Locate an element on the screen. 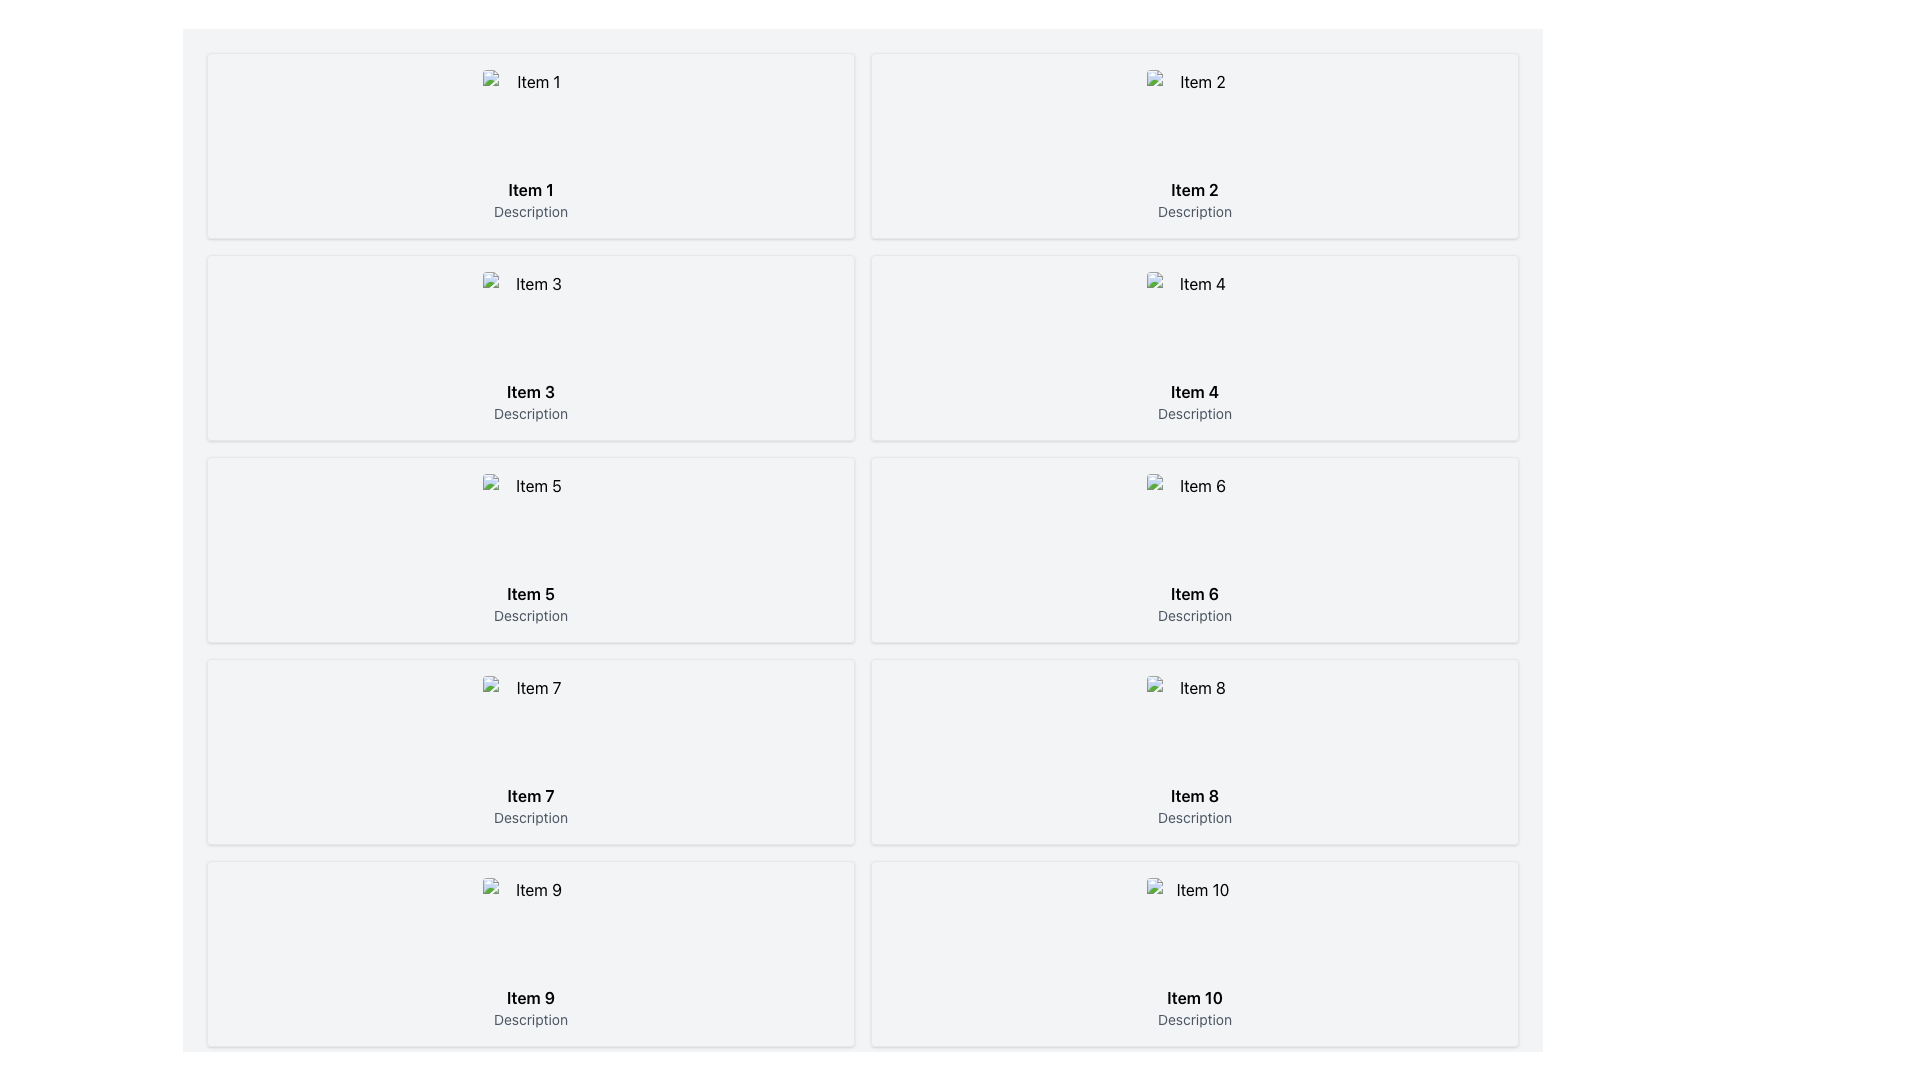 The height and width of the screenshot is (1080, 1920). text content of the Text Label located in the lower section of the sixth card in a grid layout, positioned directly below the item's image and above the 'Description' text is located at coordinates (1195, 593).